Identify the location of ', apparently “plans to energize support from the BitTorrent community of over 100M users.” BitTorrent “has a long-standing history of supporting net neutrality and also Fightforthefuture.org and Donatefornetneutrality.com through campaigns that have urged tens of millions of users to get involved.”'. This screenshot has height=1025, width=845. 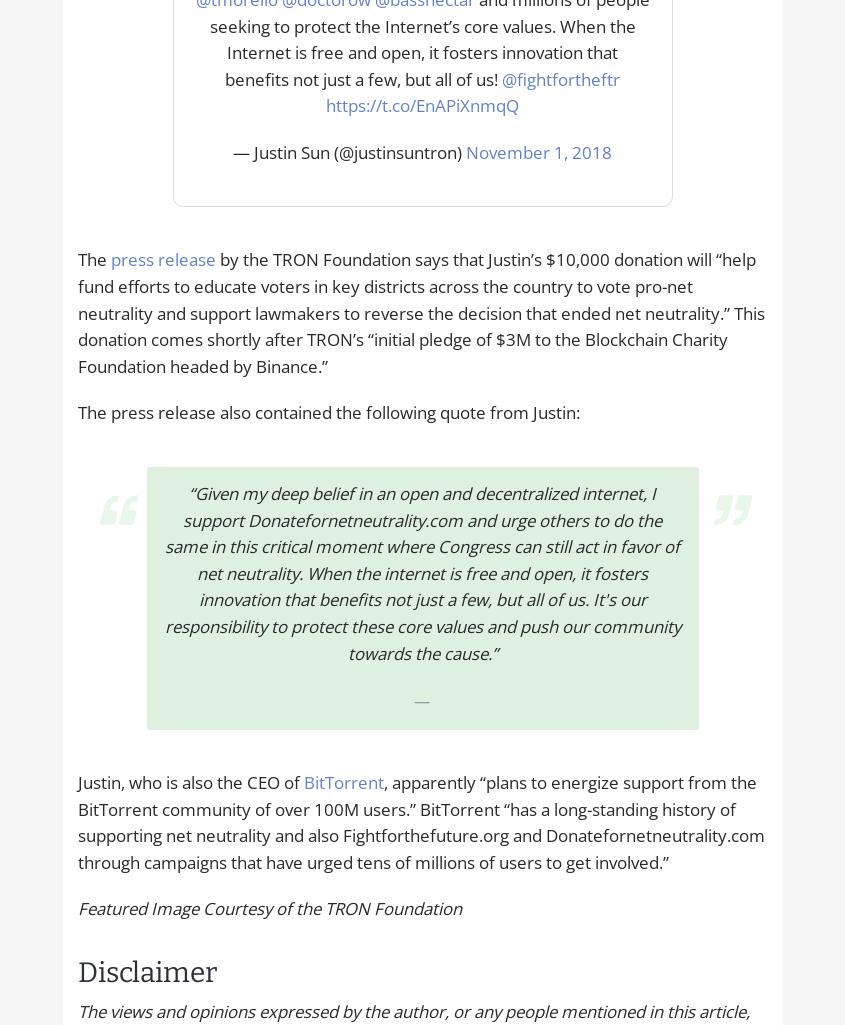
(419, 820).